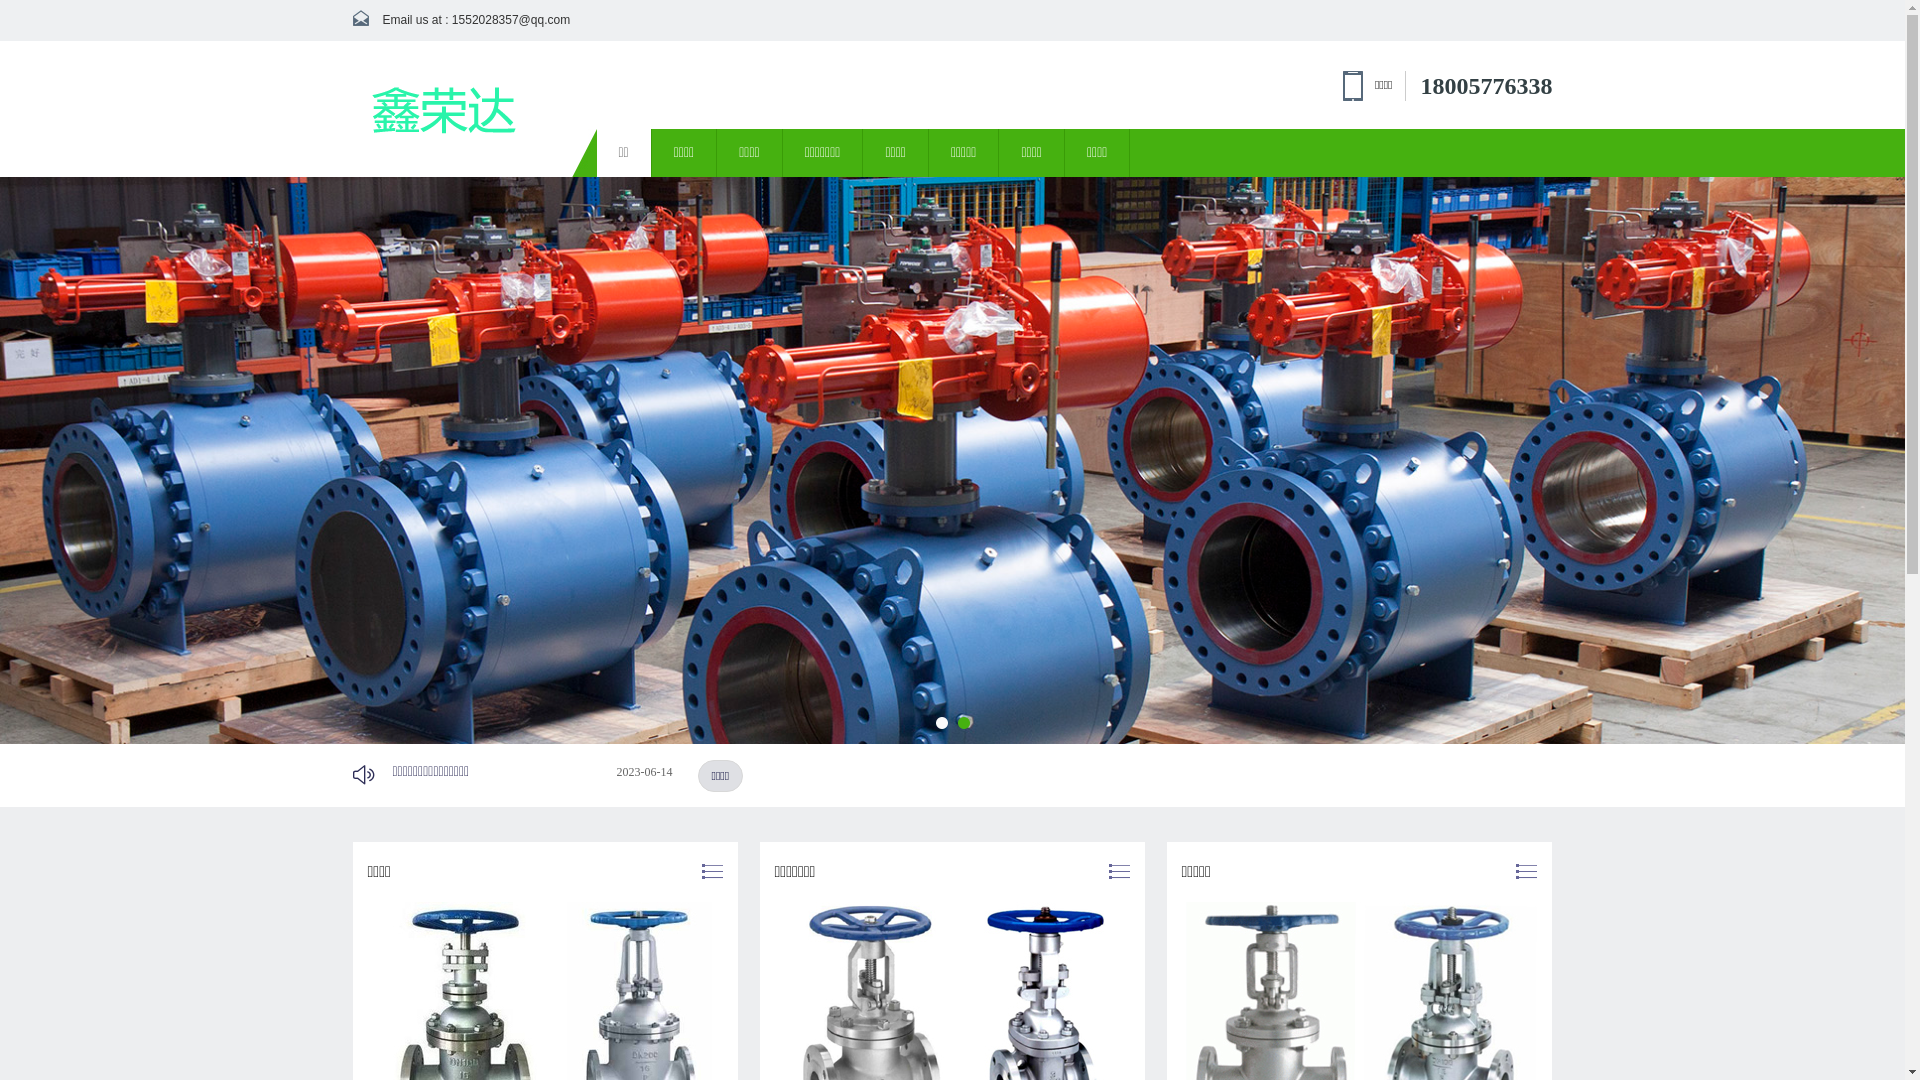 Image resolution: width=1920 pixels, height=1080 pixels. What do you see at coordinates (940, 722) in the screenshot?
I see `'1'` at bounding box center [940, 722].